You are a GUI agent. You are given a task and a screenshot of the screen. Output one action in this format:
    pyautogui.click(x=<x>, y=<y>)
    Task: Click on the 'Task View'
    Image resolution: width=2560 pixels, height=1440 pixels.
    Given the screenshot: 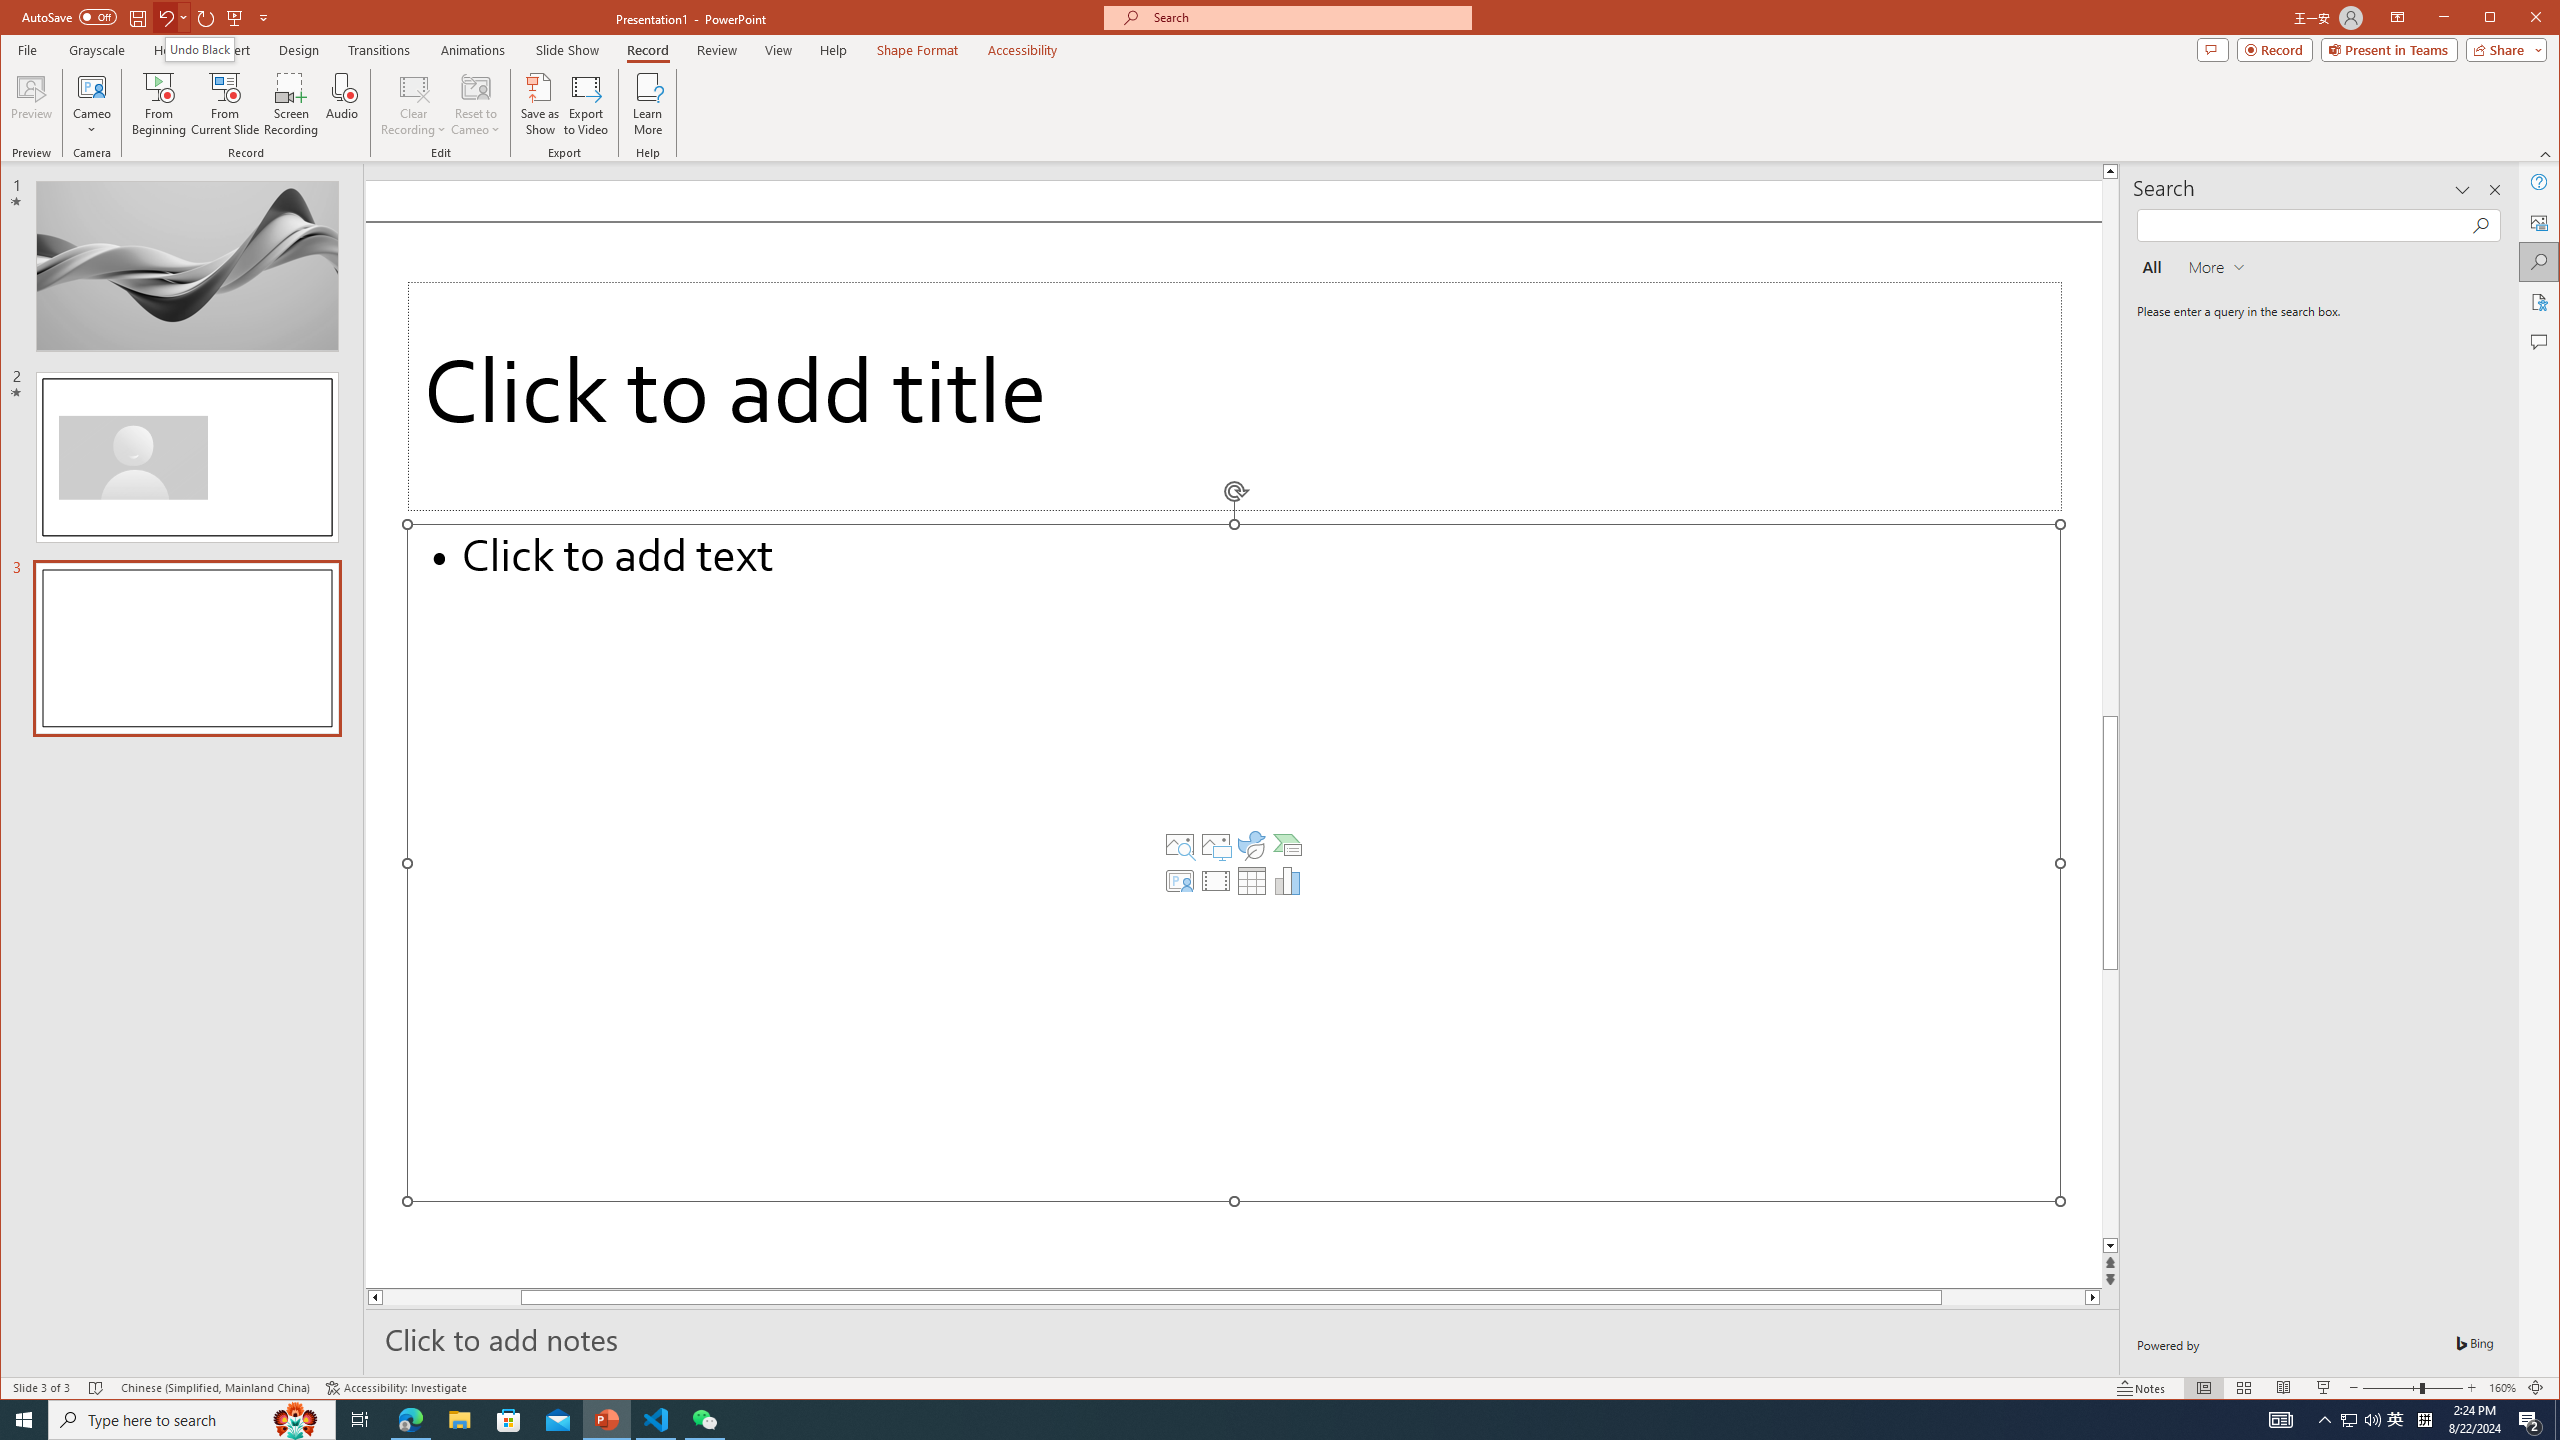 What is the action you would take?
    pyautogui.click(x=358, y=1418)
    